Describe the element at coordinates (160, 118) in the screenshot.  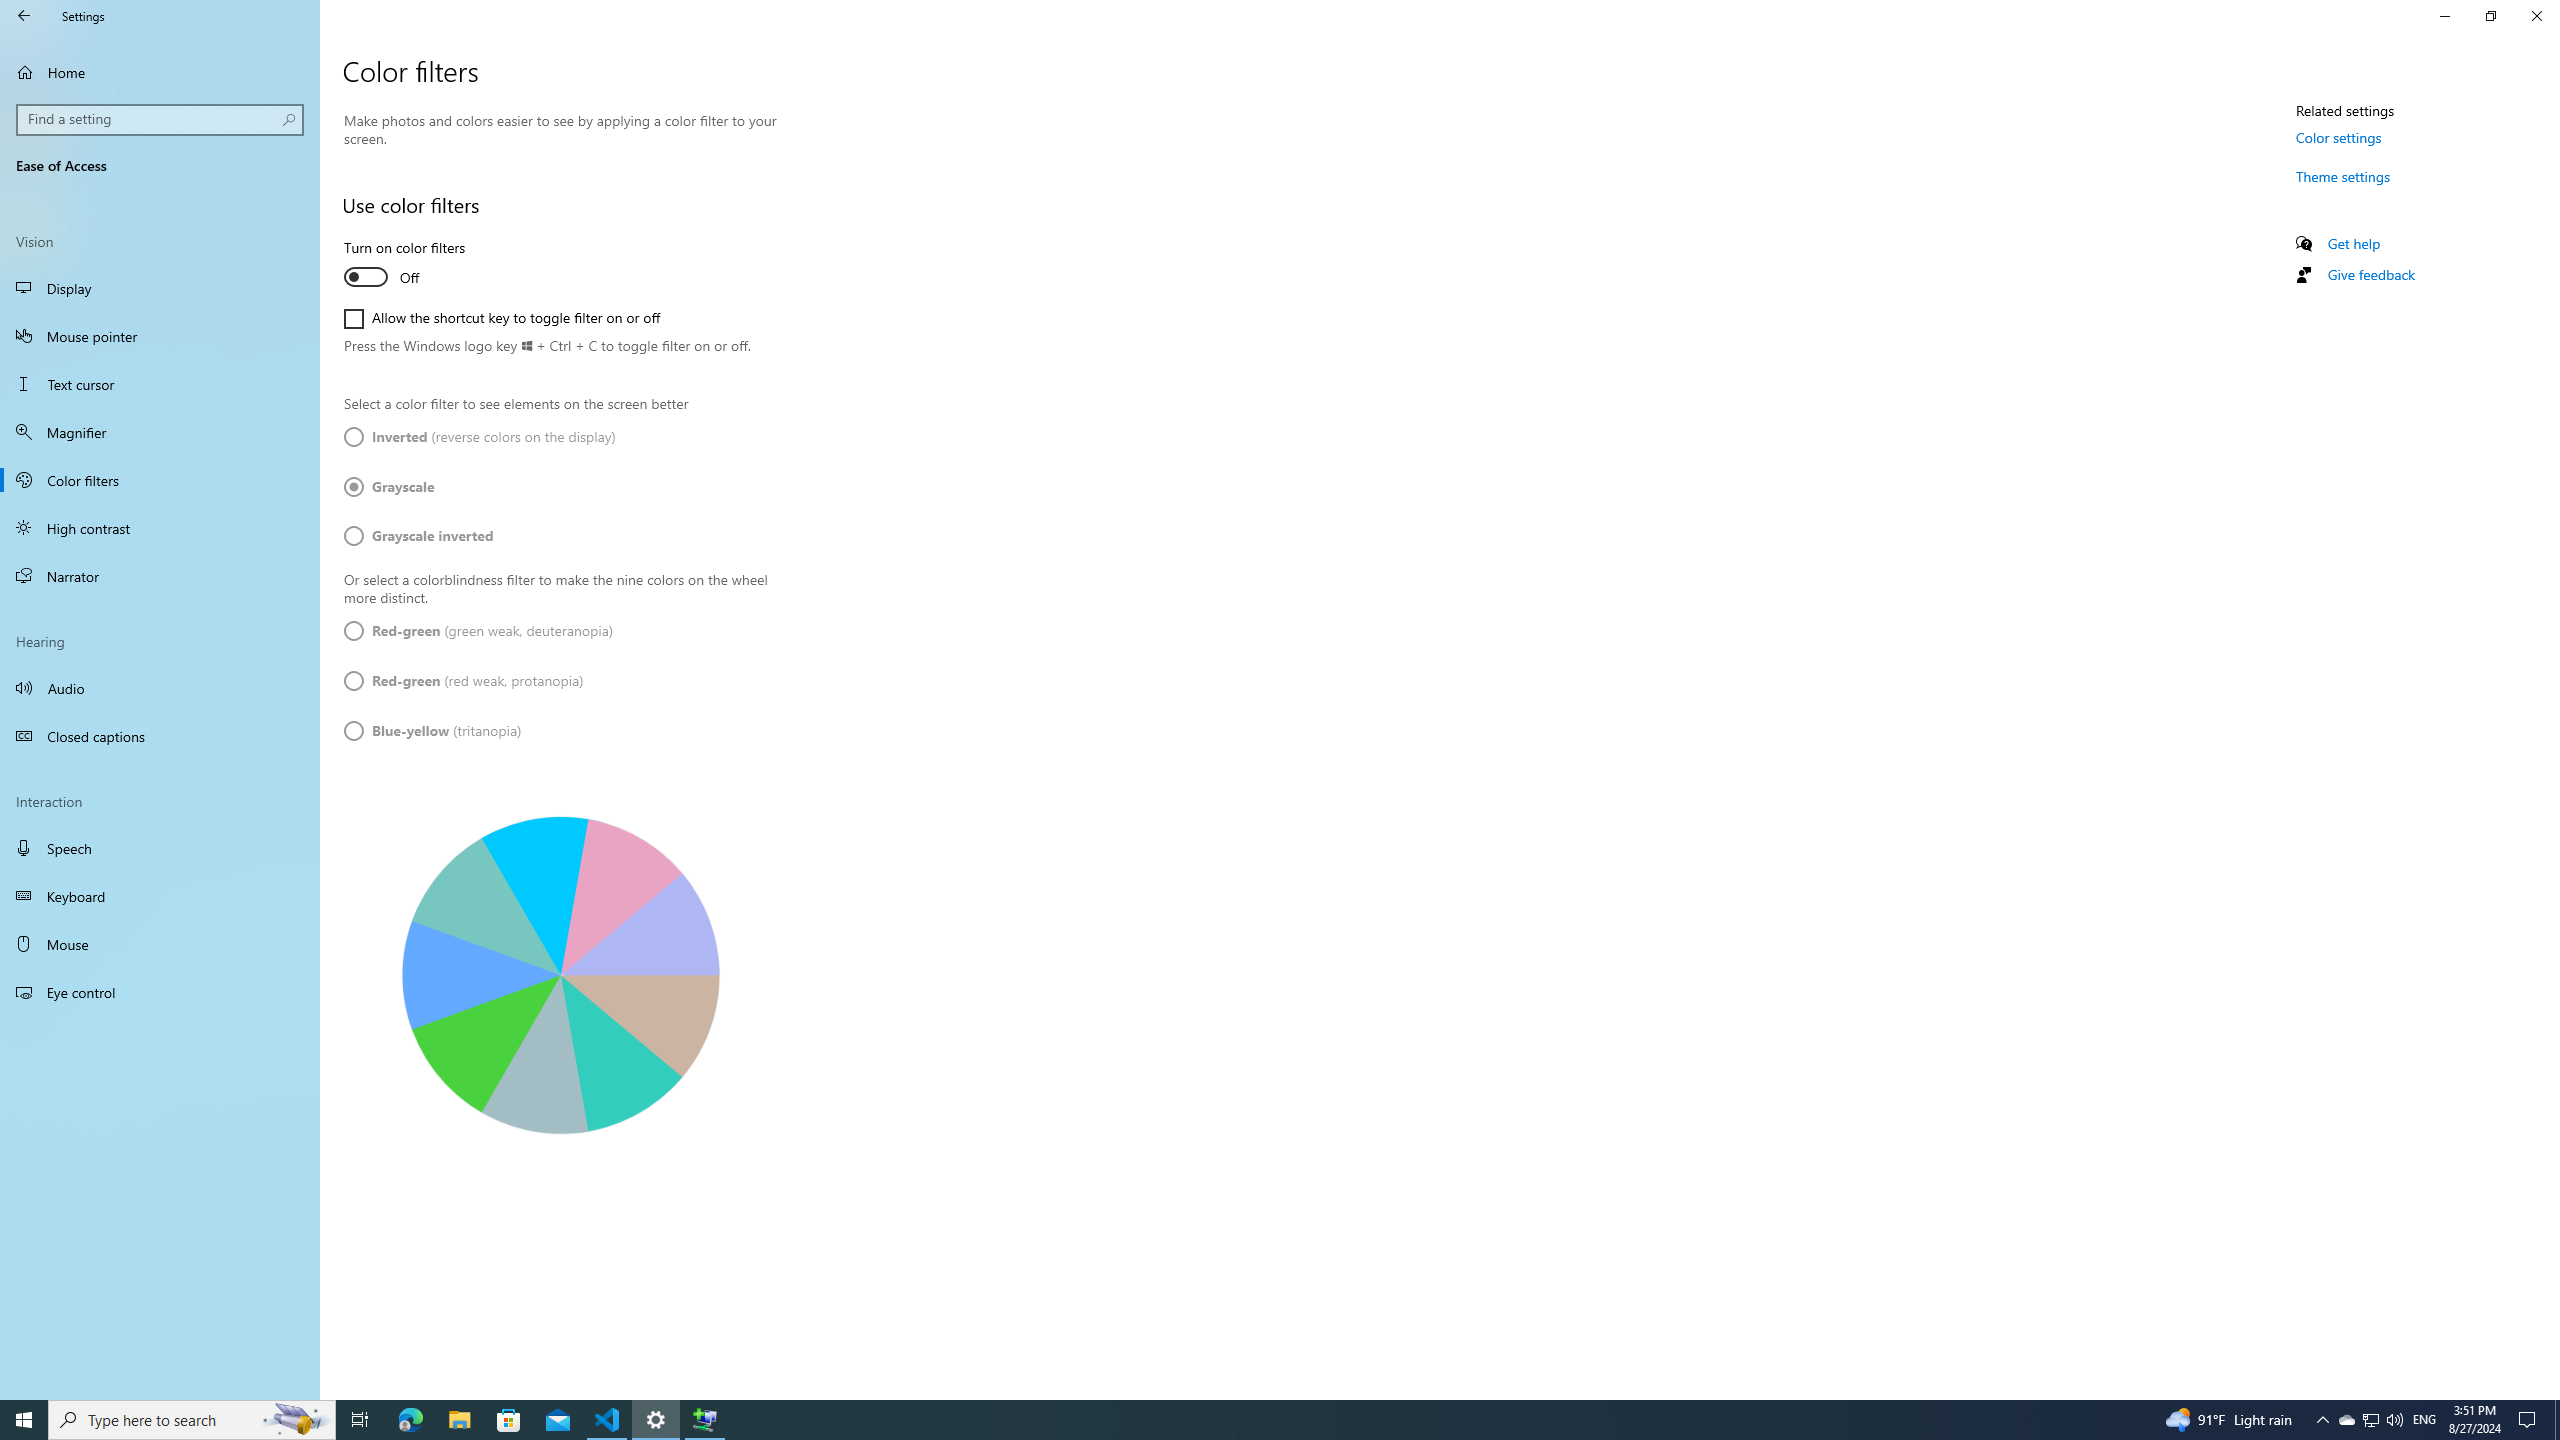
I see `'Search box, Find a setting'` at that location.